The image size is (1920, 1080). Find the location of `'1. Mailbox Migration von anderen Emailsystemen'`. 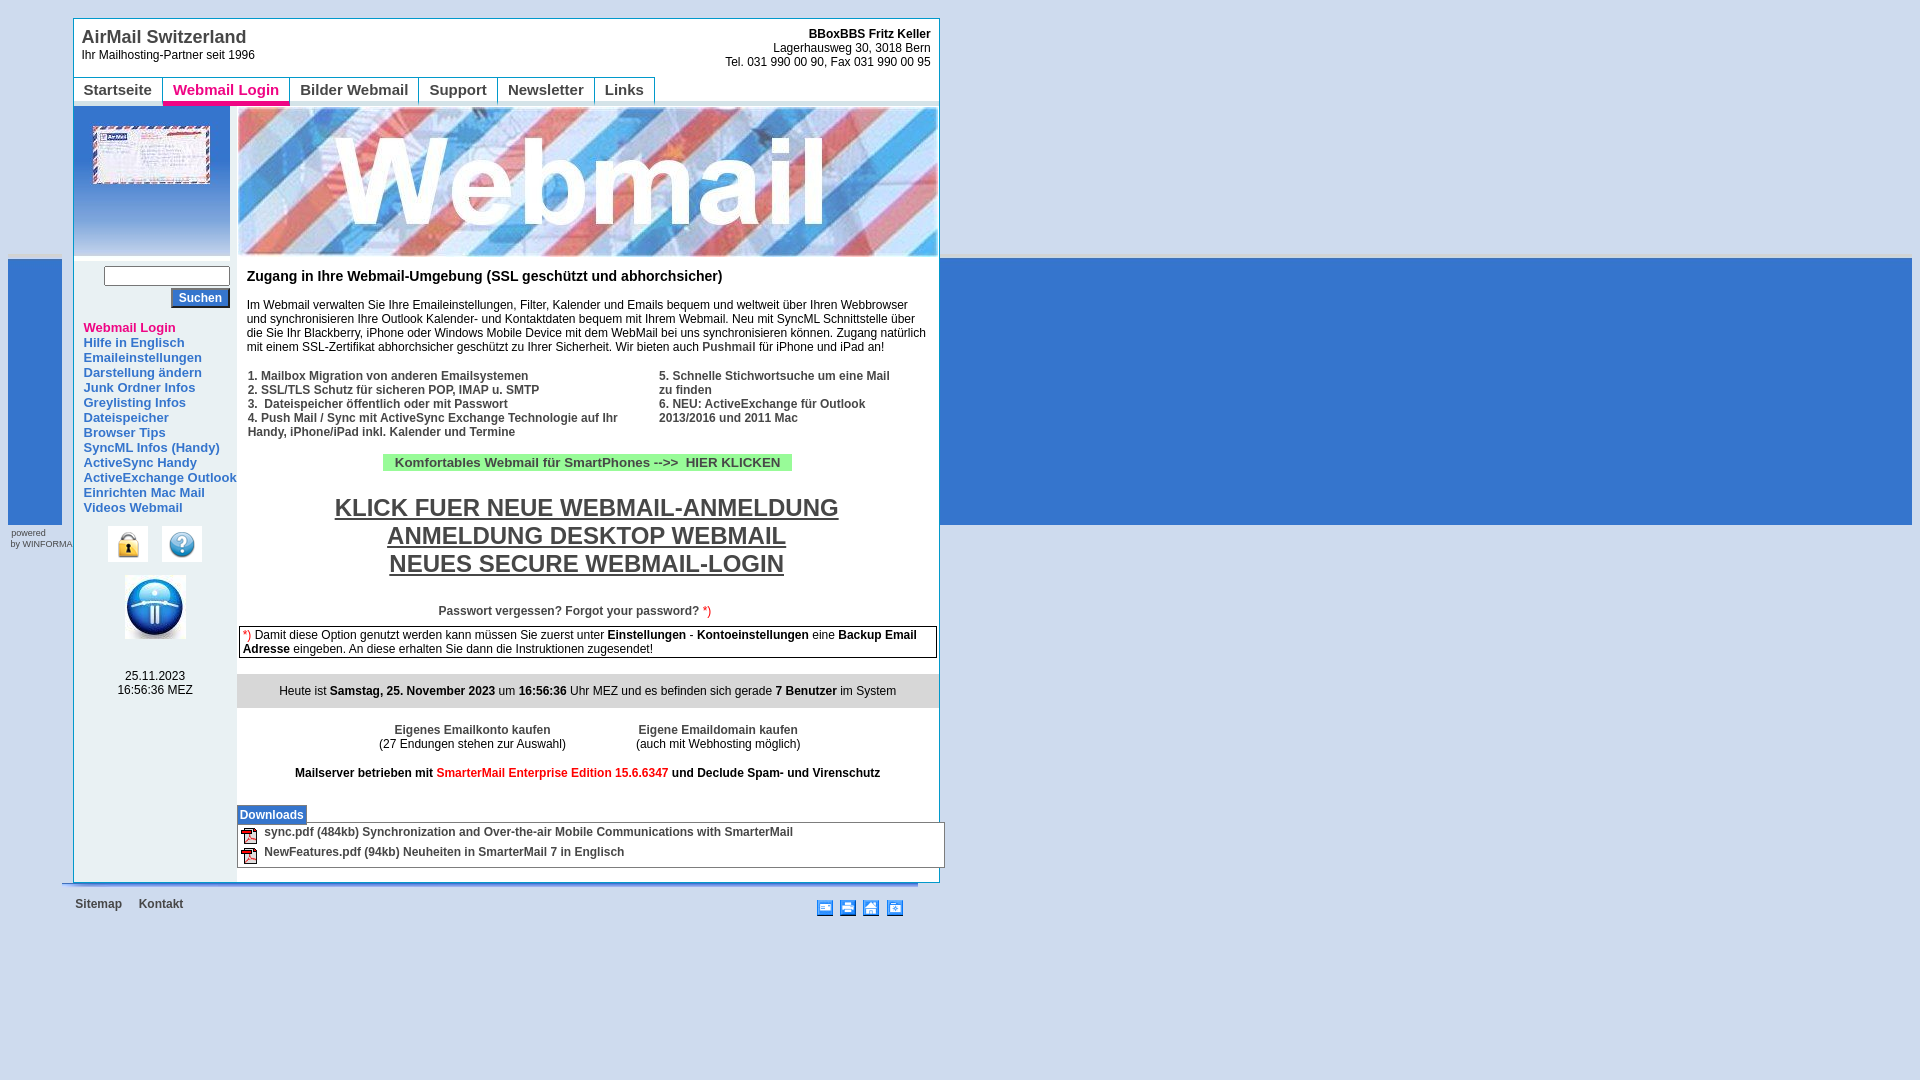

'1. Mailbox Migration von anderen Emailsystemen' is located at coordinates (388, 375).